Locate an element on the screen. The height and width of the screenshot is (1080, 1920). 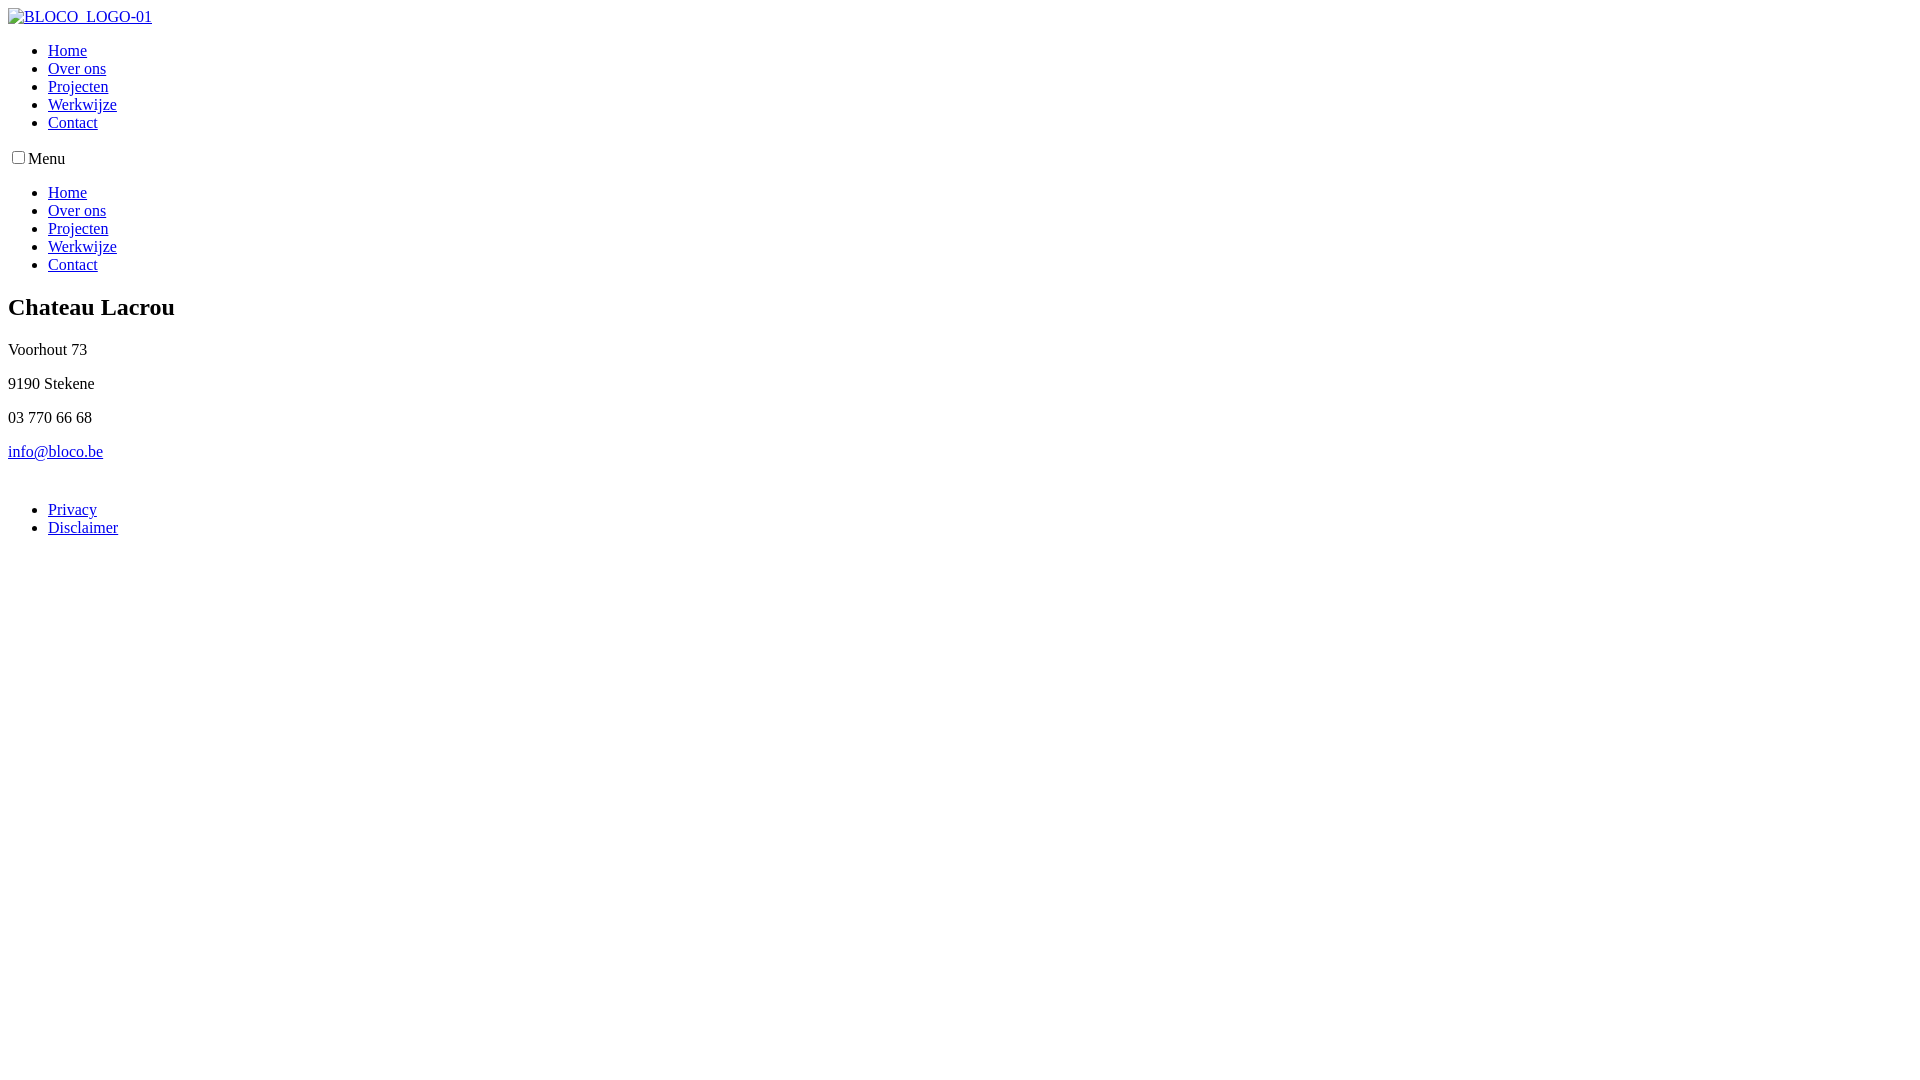
'Projecten' is located at coordinates (77, 227).